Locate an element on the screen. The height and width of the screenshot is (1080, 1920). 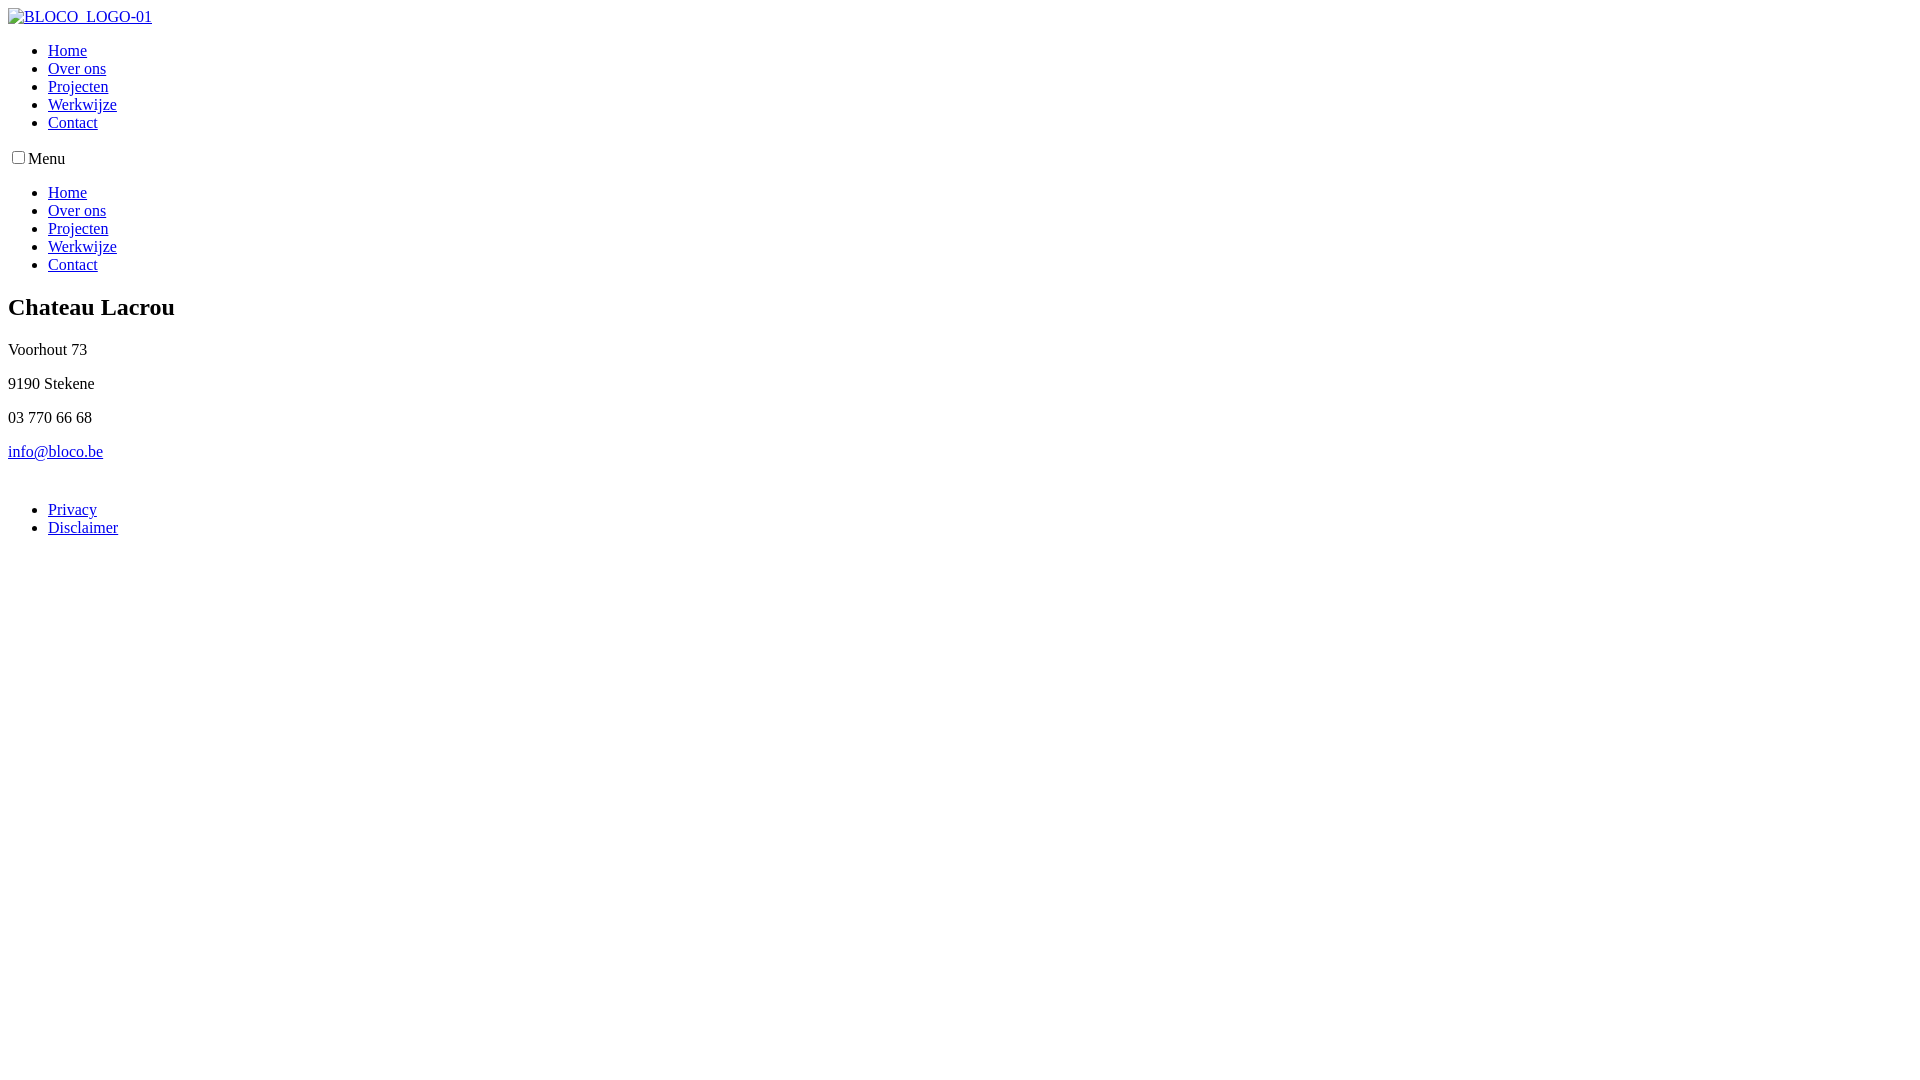
'Projecten' is located at coordinates (77, 227).